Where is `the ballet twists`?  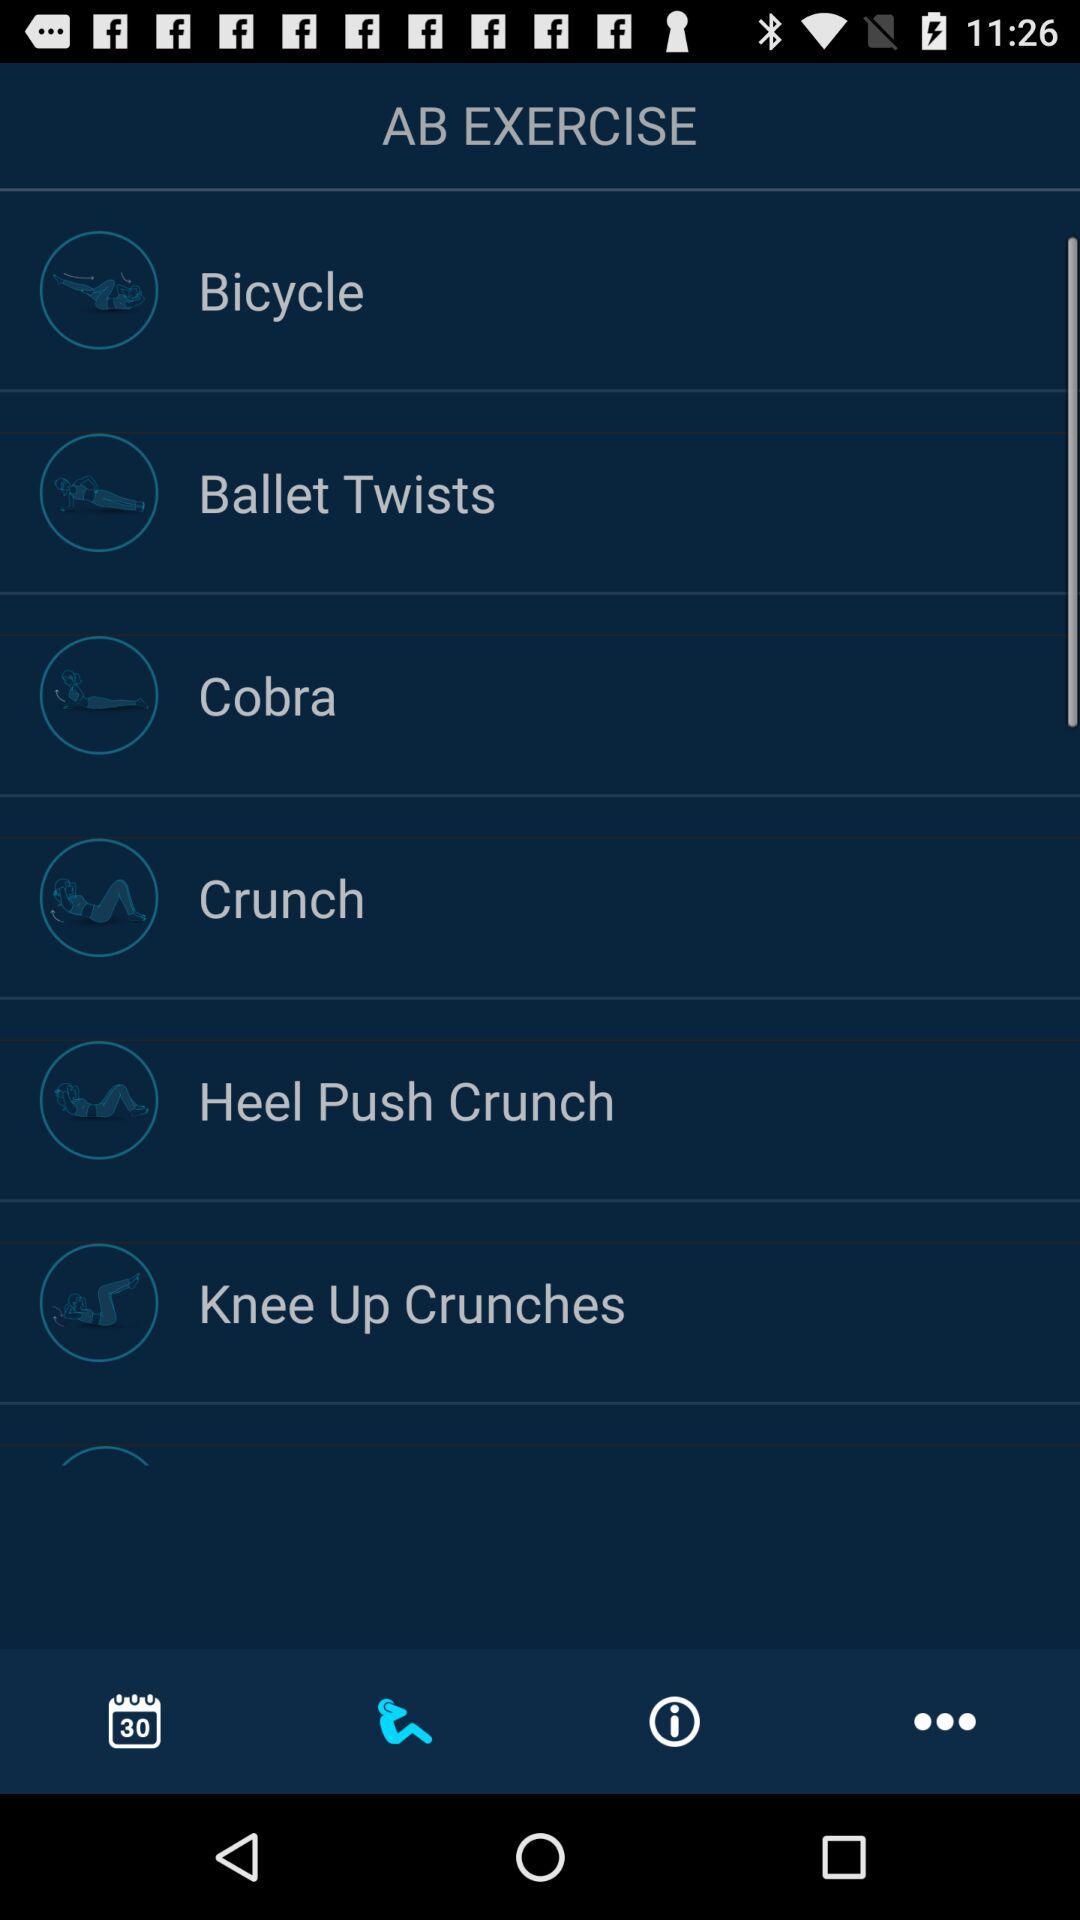
the ballet twists is located at coordinates (639, 492).